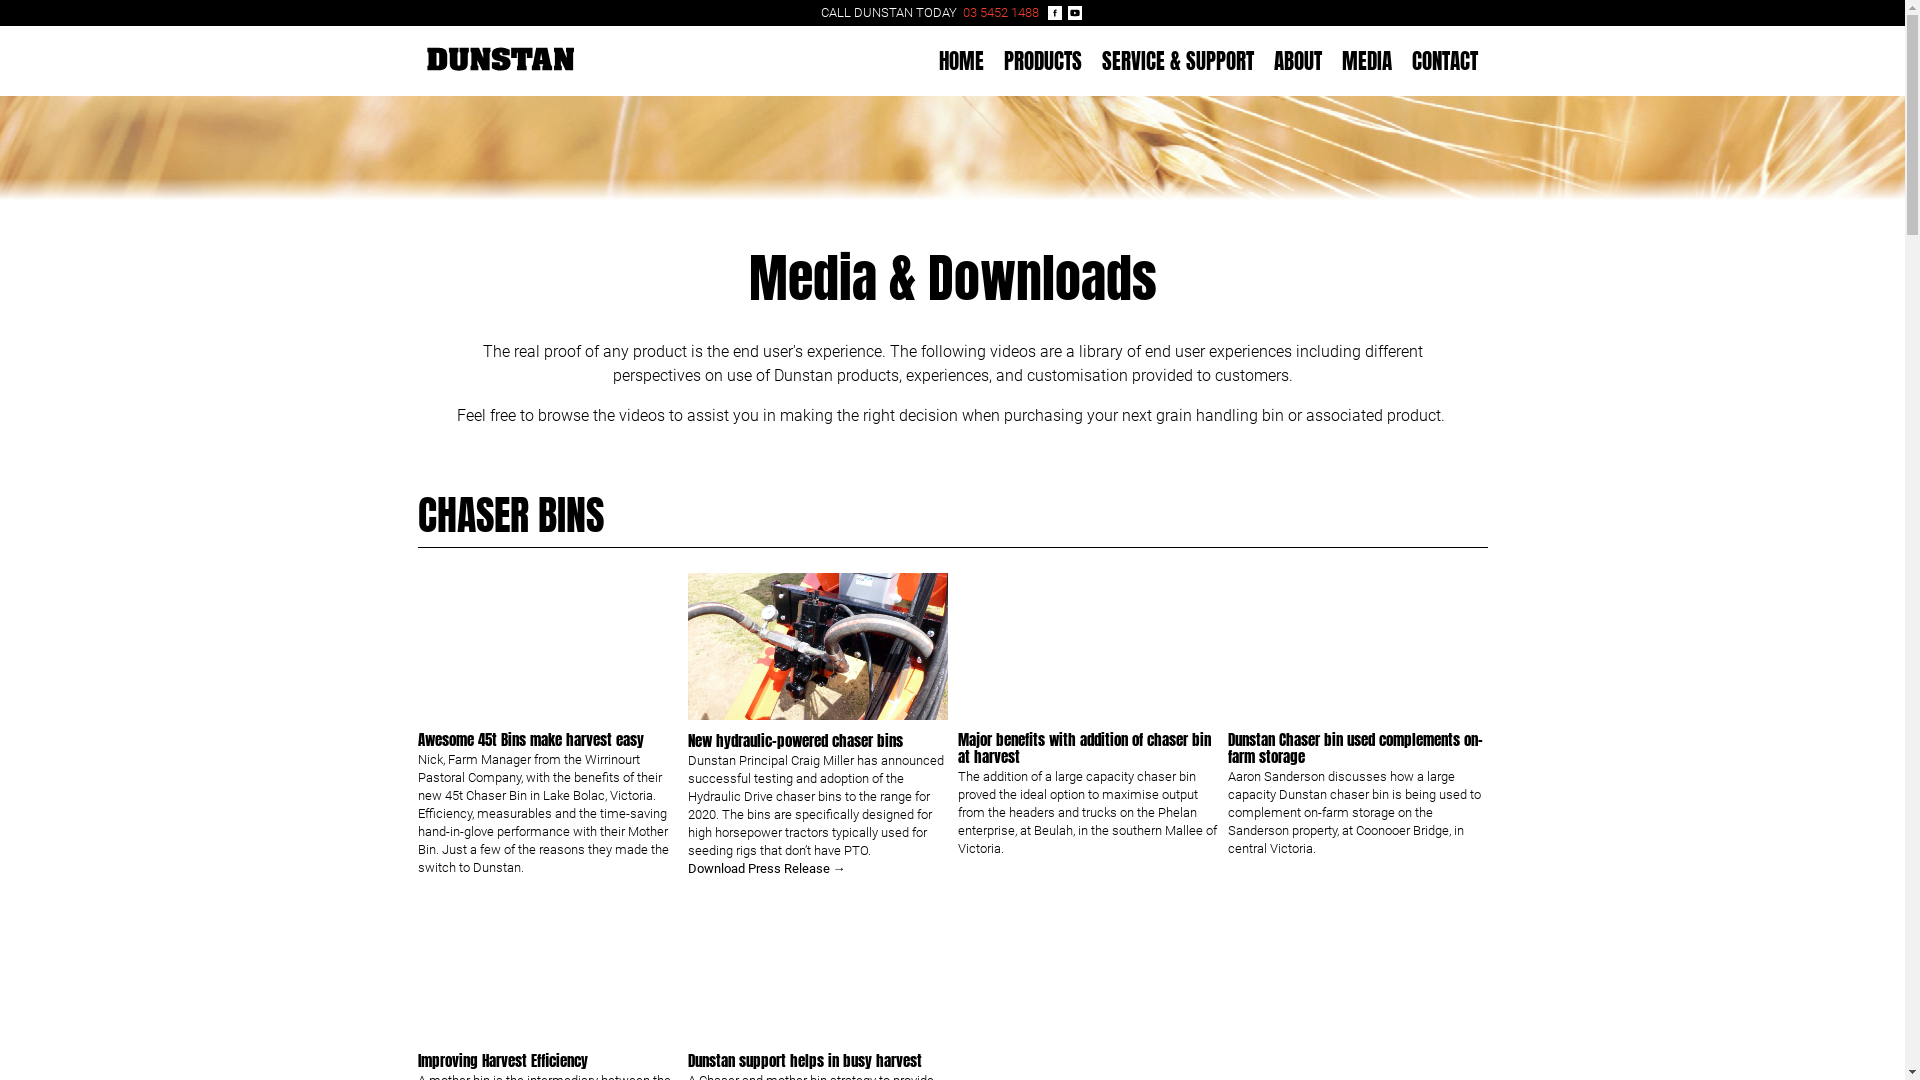 This screenshot has height=1080, width=1920. What do you see at coordinates (510, 514) in the screenshot?
I see `'CHASER BINS'` at bounding box center [510, 514].